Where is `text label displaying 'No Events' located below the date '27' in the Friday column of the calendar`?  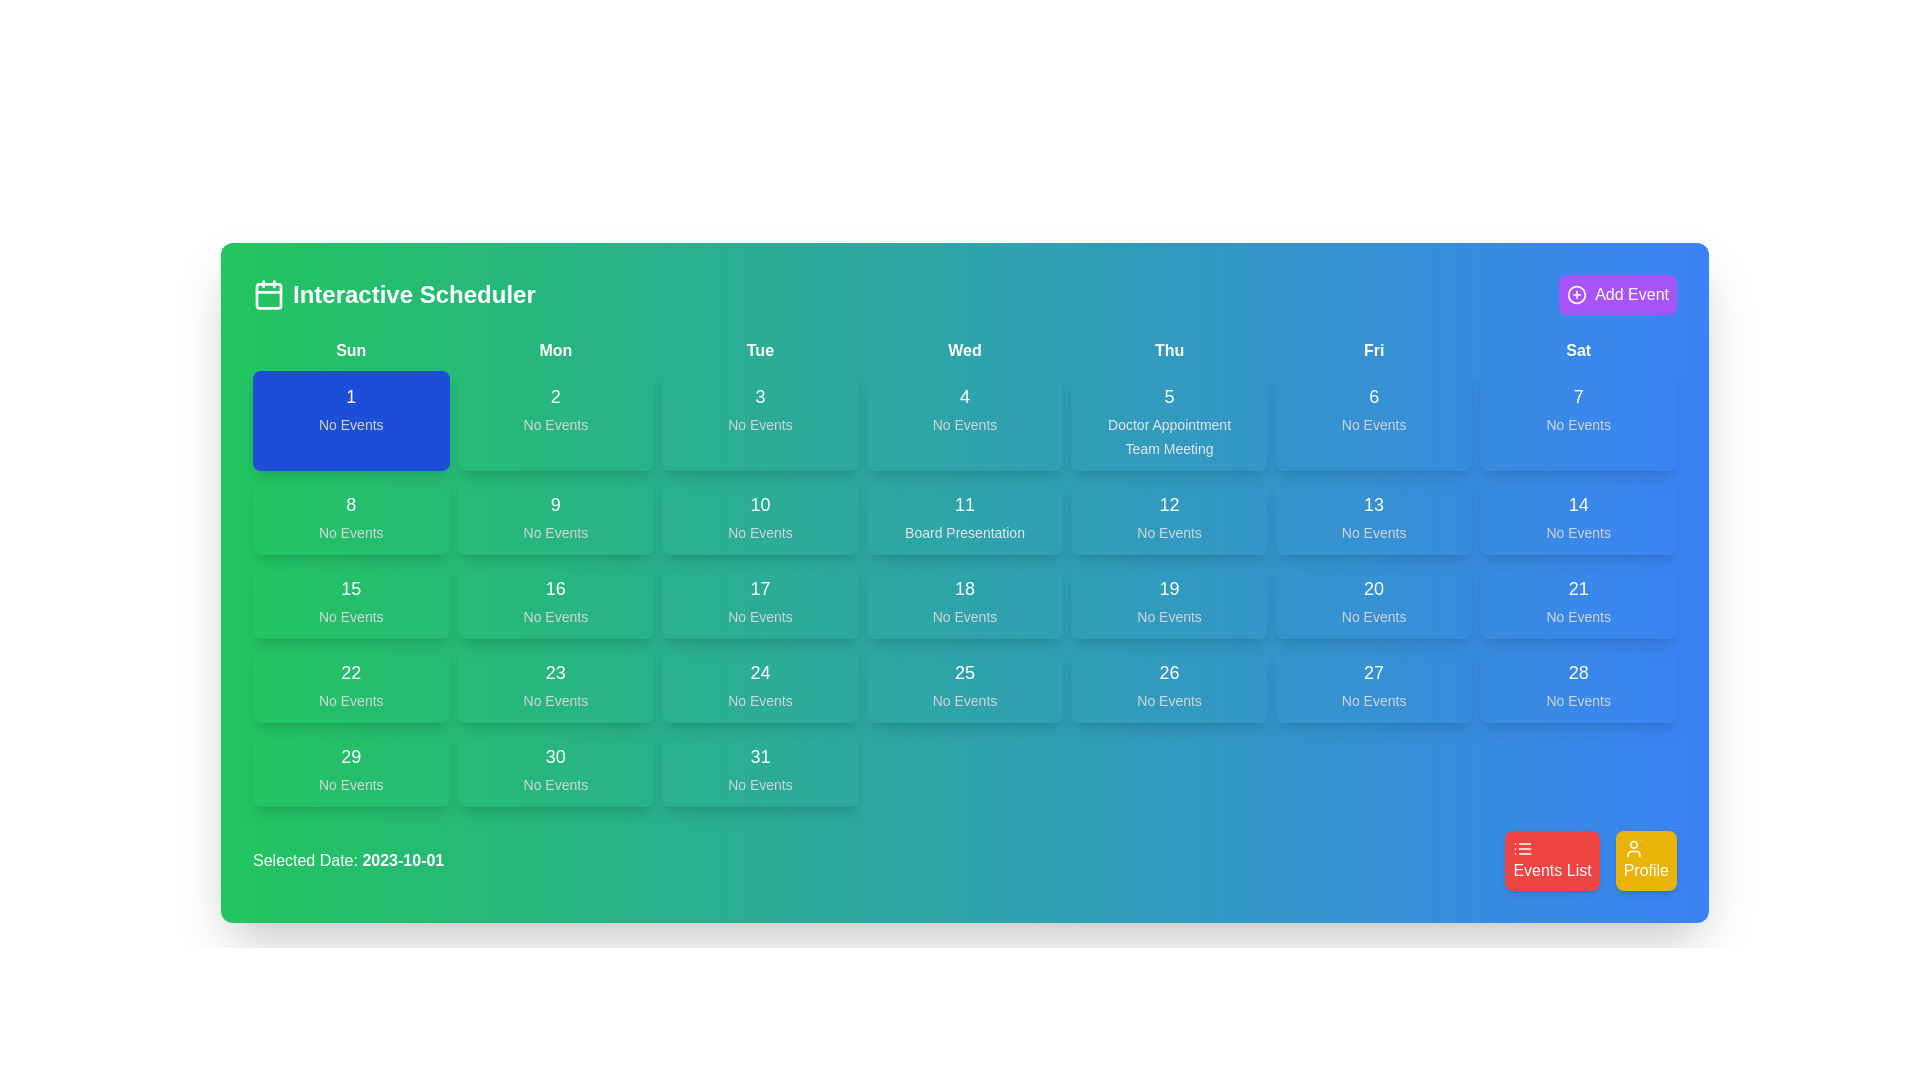
text label displaying 'No Events' located below the date '27' in the Friday column of the calendar is located at coordinates (1373, 700).